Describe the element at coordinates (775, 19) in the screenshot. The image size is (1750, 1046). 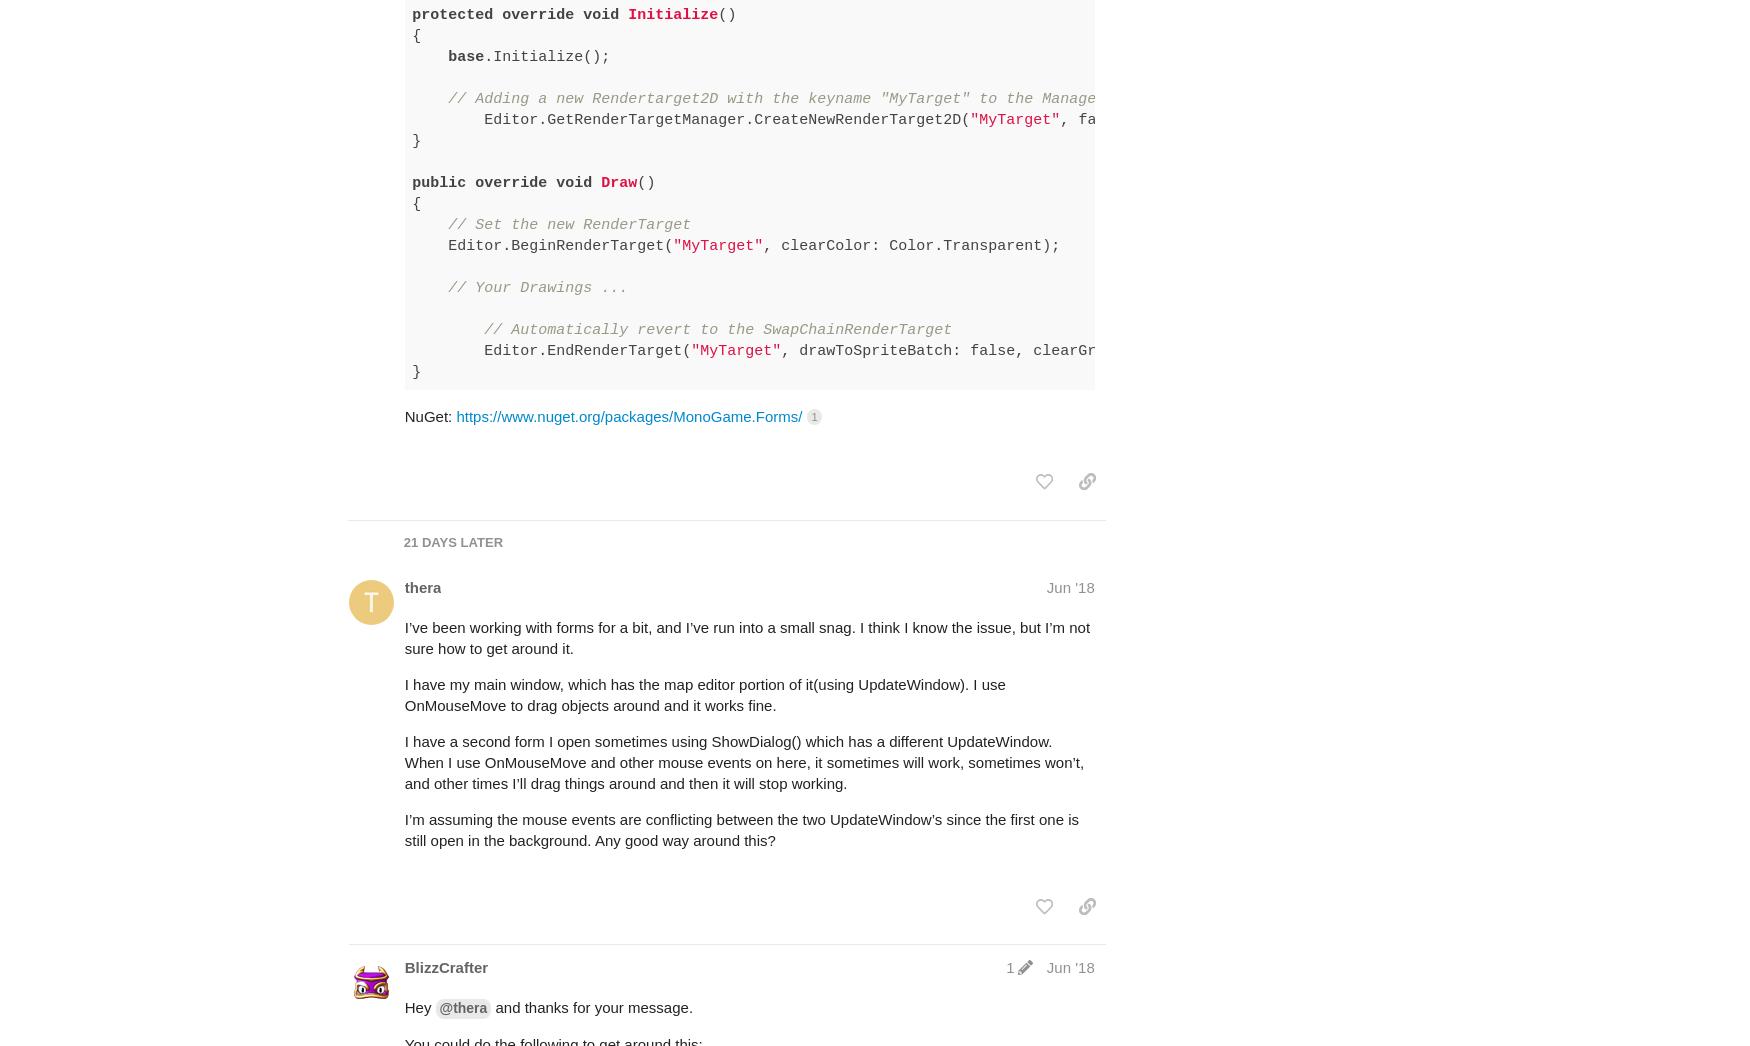
I see `'// Adding a new Rendertarget2D with the keyname "MyTarget" to the Manager'` at that location.